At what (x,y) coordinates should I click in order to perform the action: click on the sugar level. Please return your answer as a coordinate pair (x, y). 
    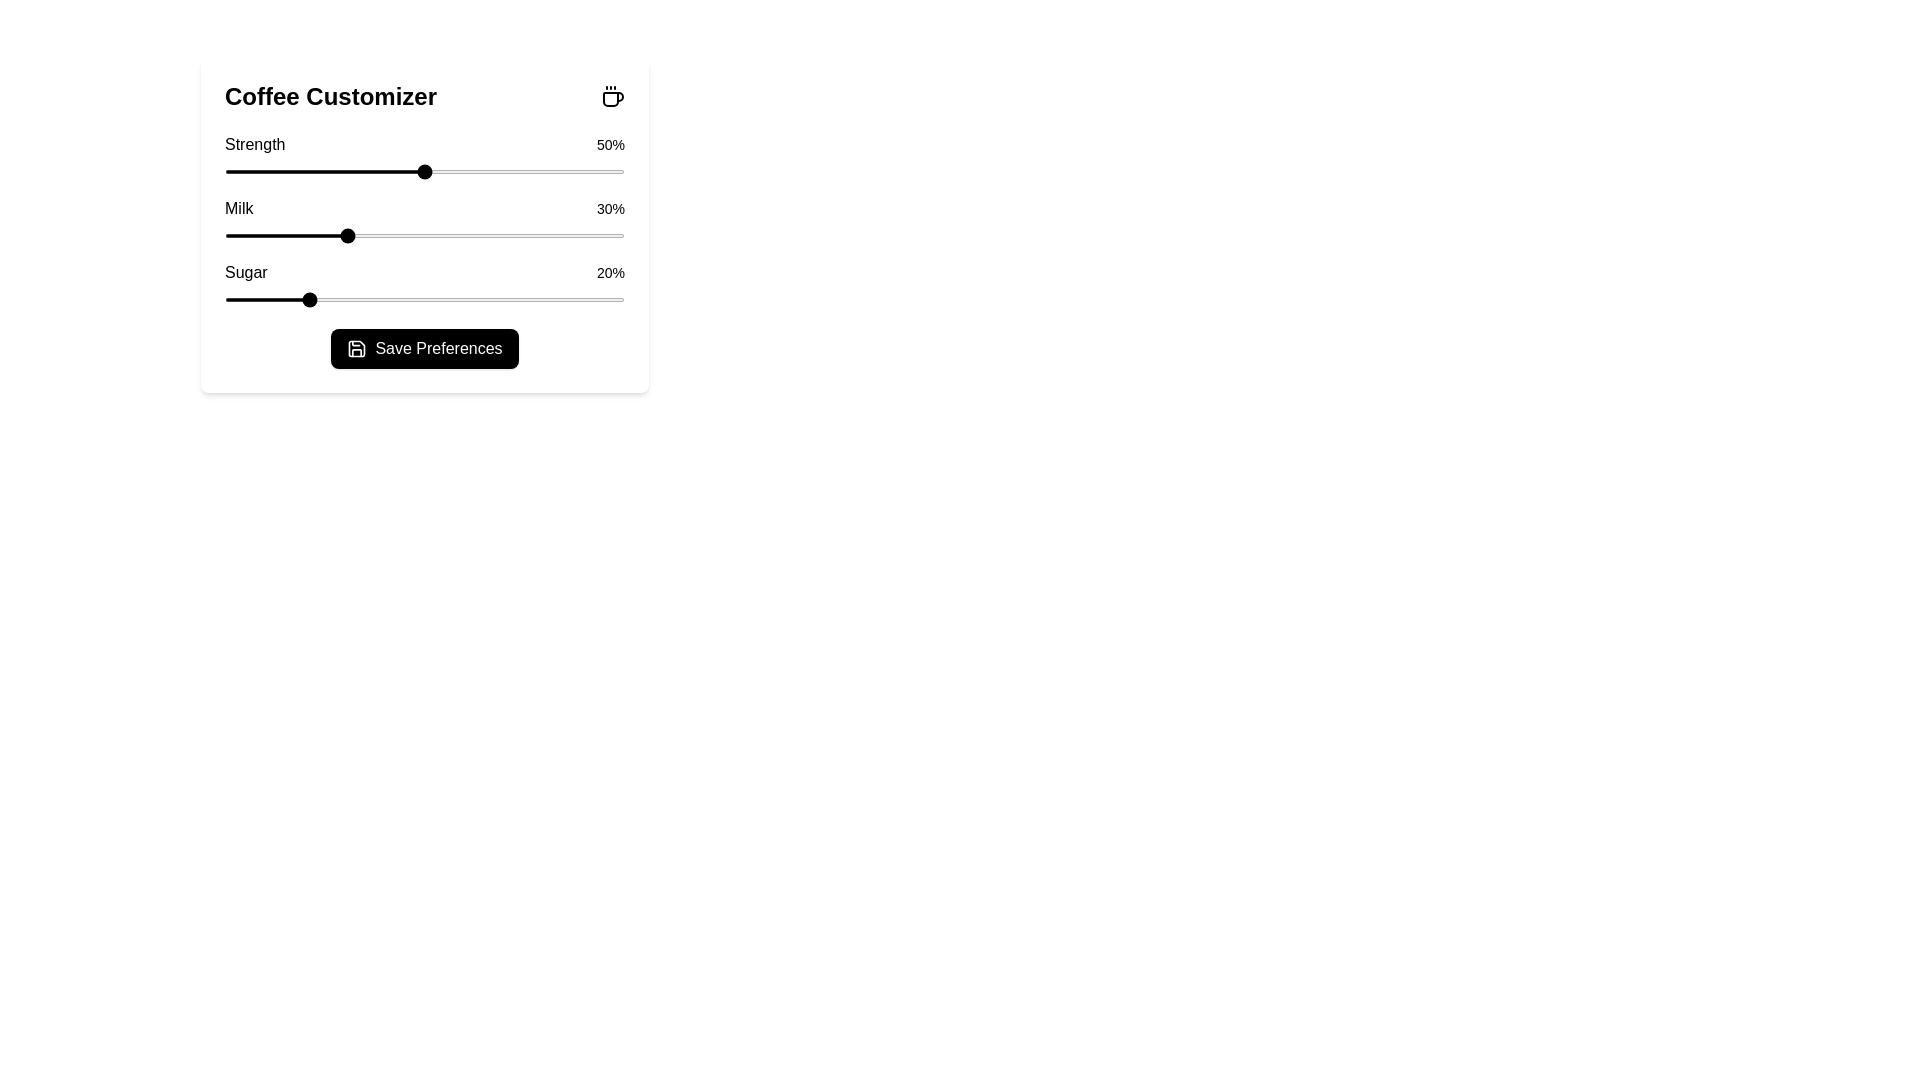
    Looking at the image, I should click on (315, 300).